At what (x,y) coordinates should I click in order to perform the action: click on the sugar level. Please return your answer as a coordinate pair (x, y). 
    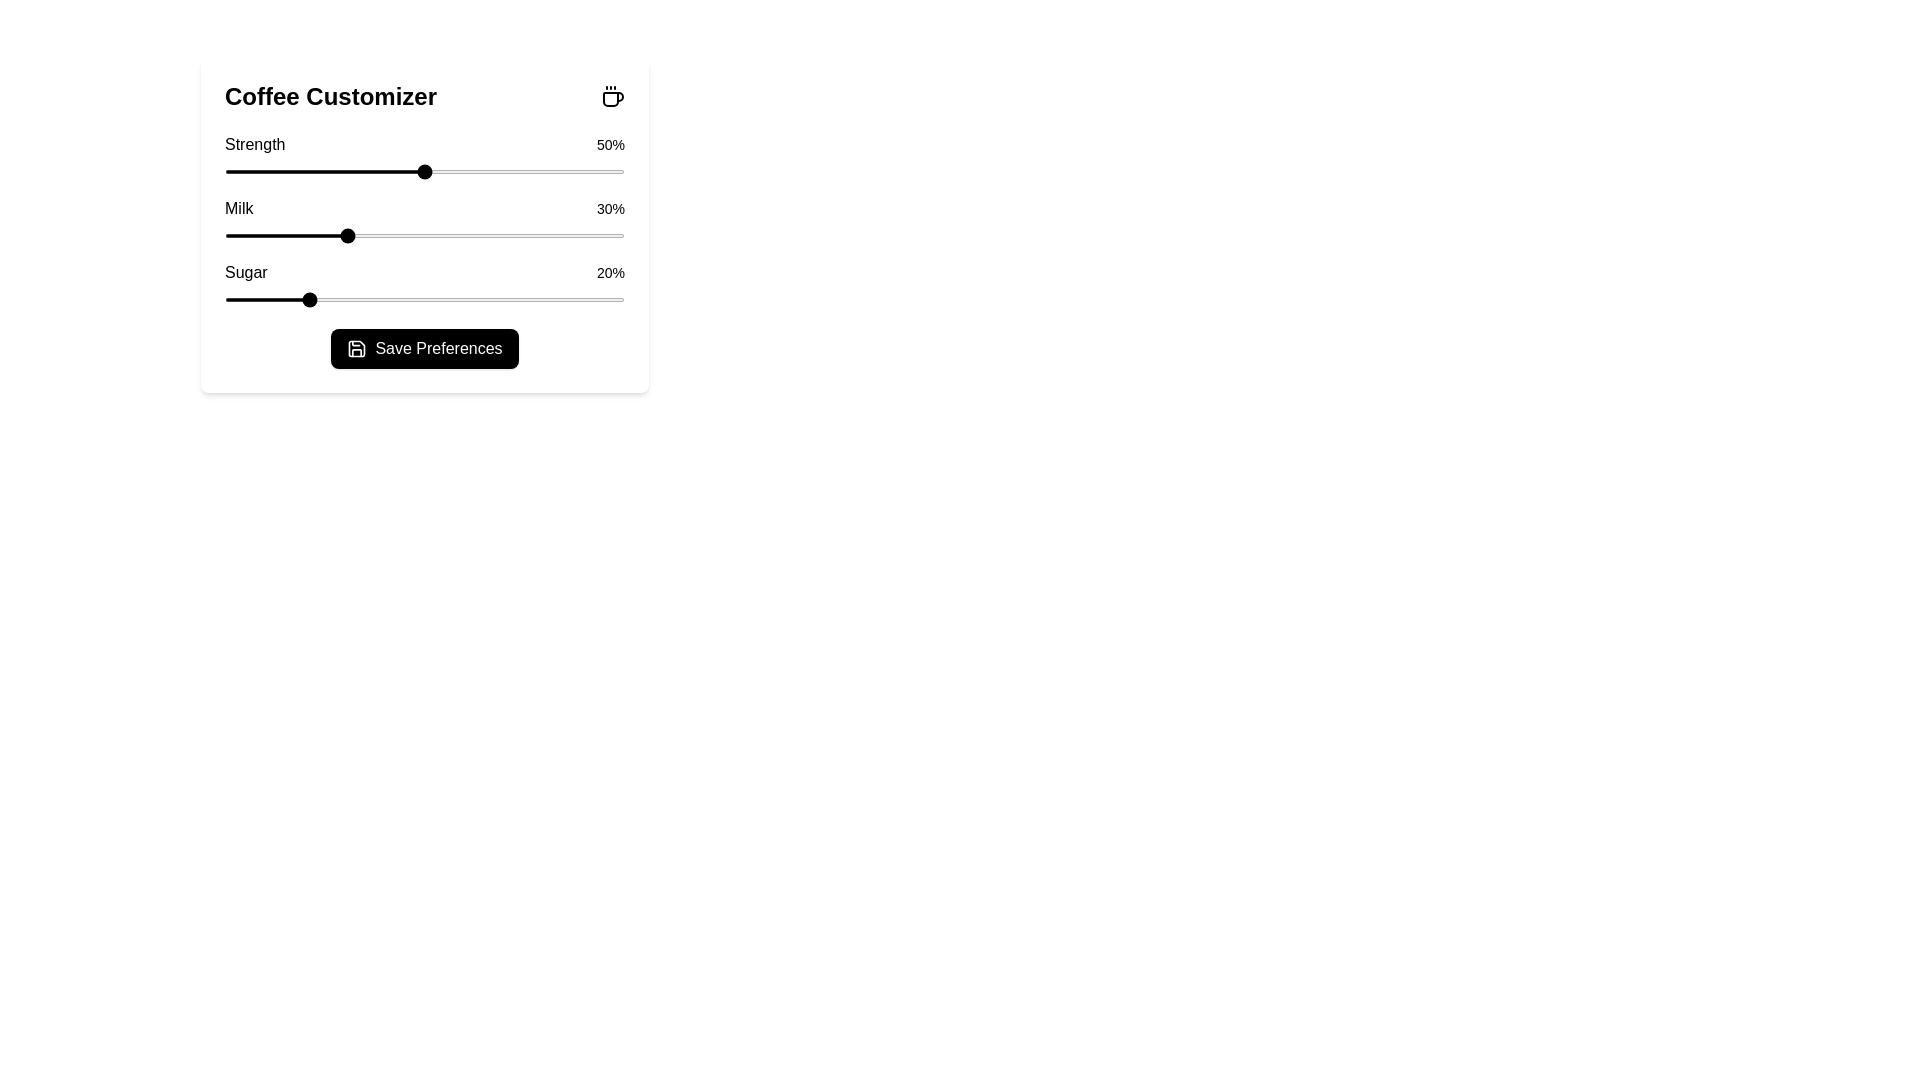
    Looking at the image, I should click on (315, 300).